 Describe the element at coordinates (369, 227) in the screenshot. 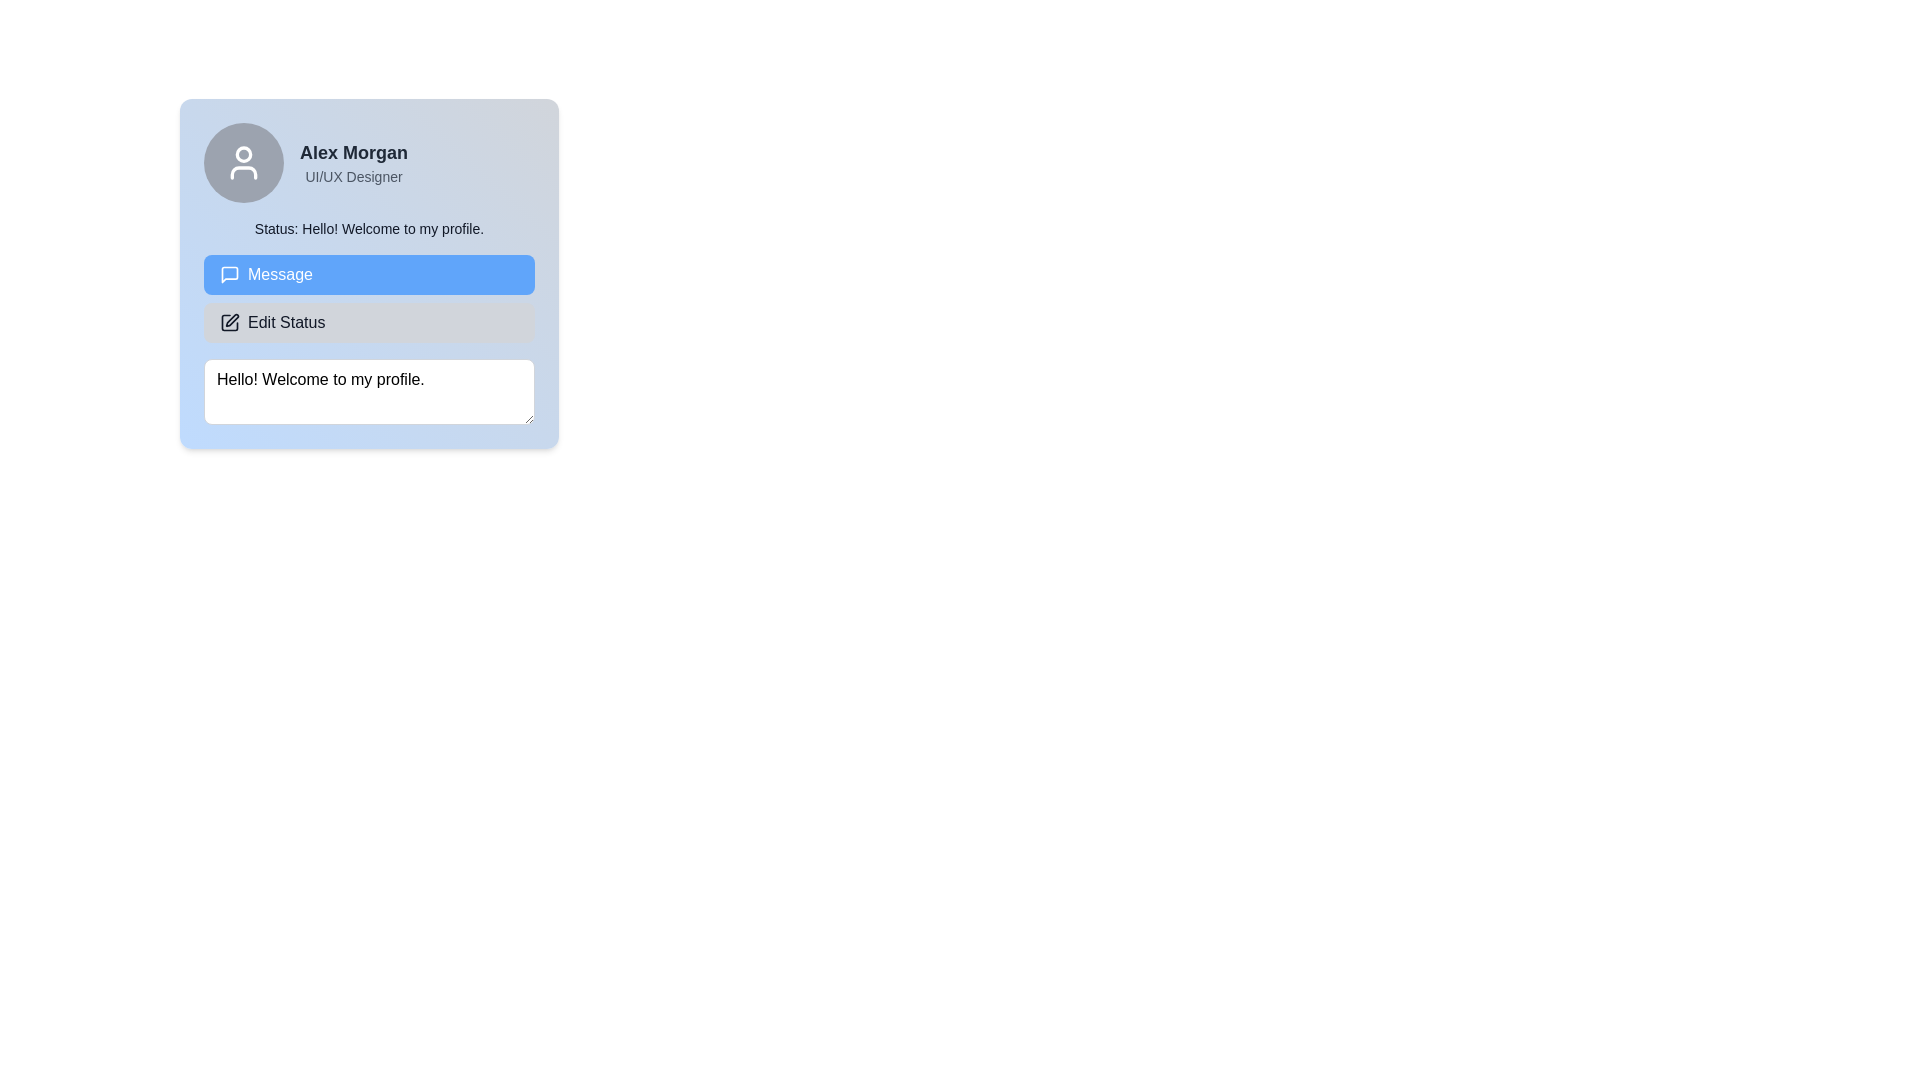

I see `the static text label displaying 'Status: Hello! Welcome to my profile.' which is centrally aligned within the profile card, located above the buttons 'Message' and 'Edit Status.'` at that location.